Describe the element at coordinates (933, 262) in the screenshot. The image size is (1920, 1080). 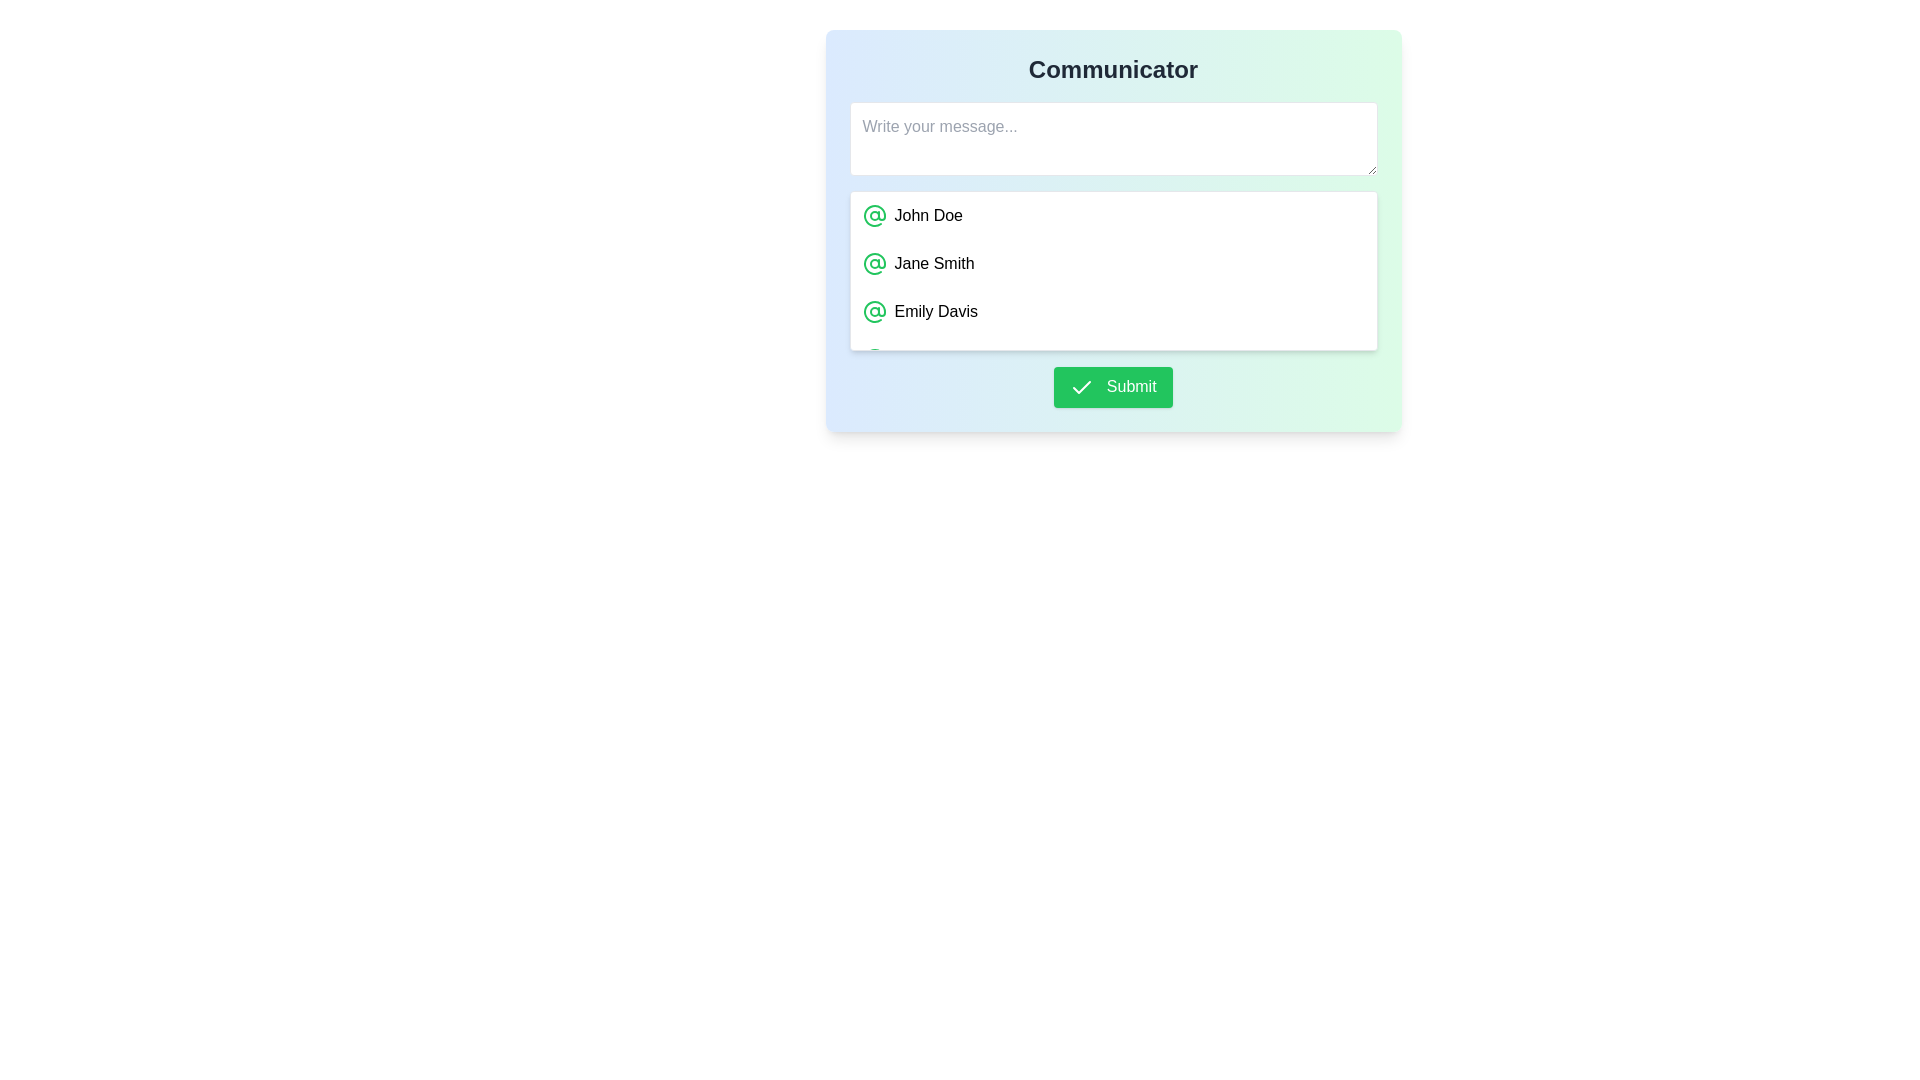
I see `the text label 'Jane Smith' in the user selection list` at that location.